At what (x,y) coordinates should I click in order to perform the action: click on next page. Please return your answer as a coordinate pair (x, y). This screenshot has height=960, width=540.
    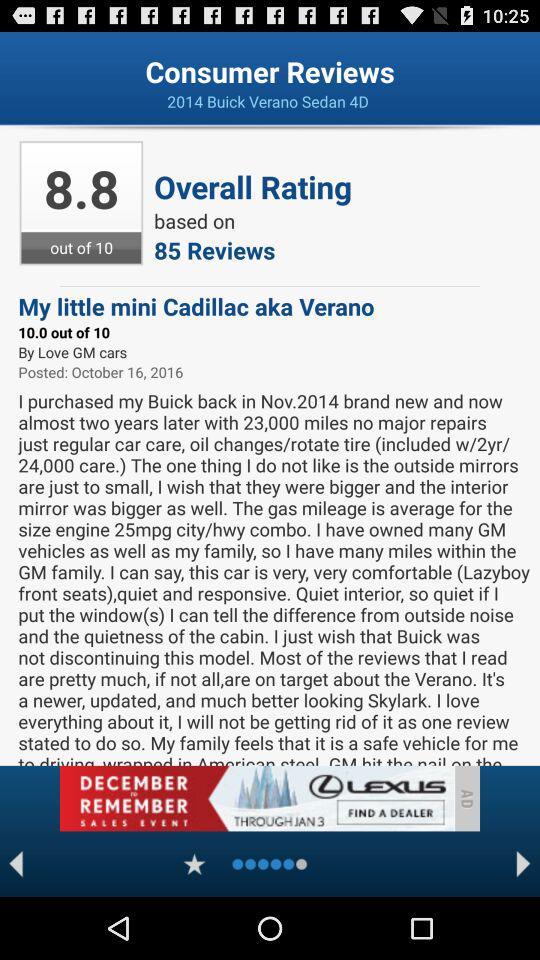
    Looking at the image, I should click on (523, 863).